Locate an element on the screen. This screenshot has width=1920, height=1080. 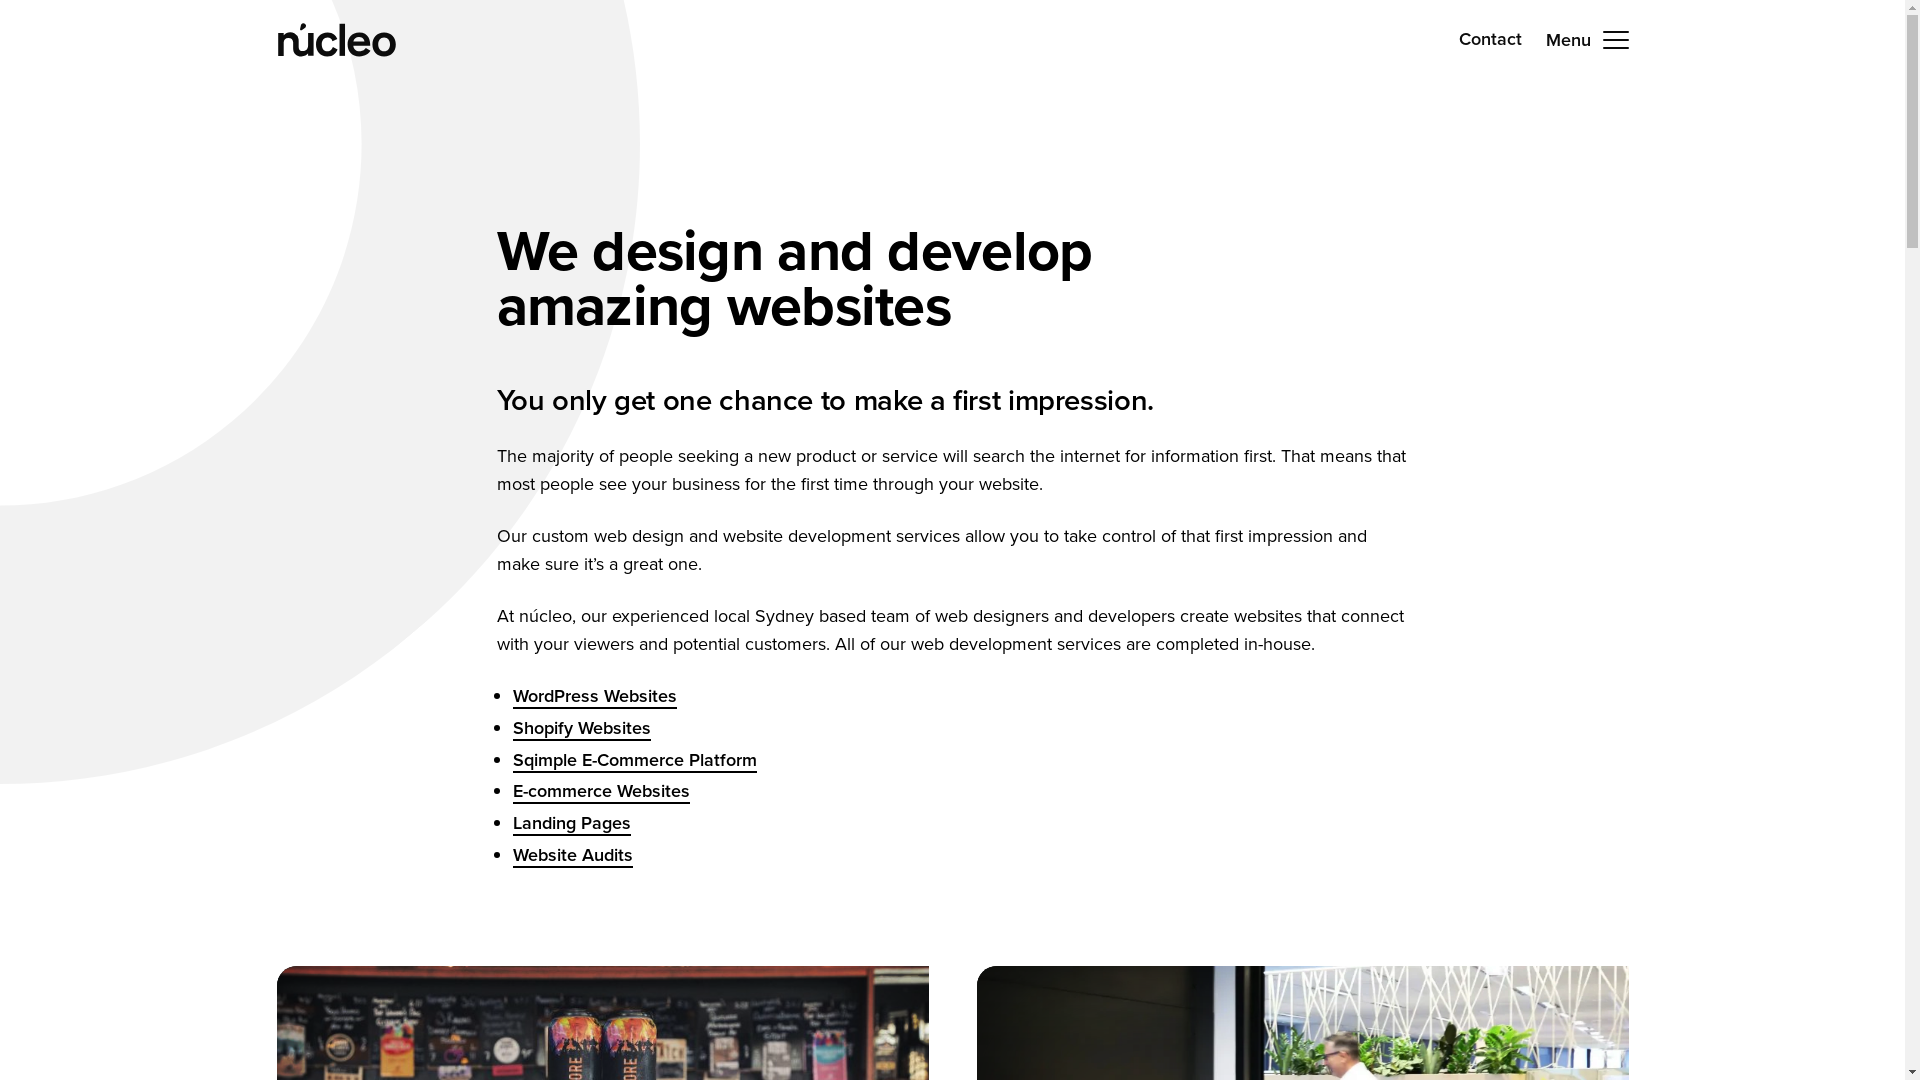
'Shopify Websites' is located at coordinates (579, 728).